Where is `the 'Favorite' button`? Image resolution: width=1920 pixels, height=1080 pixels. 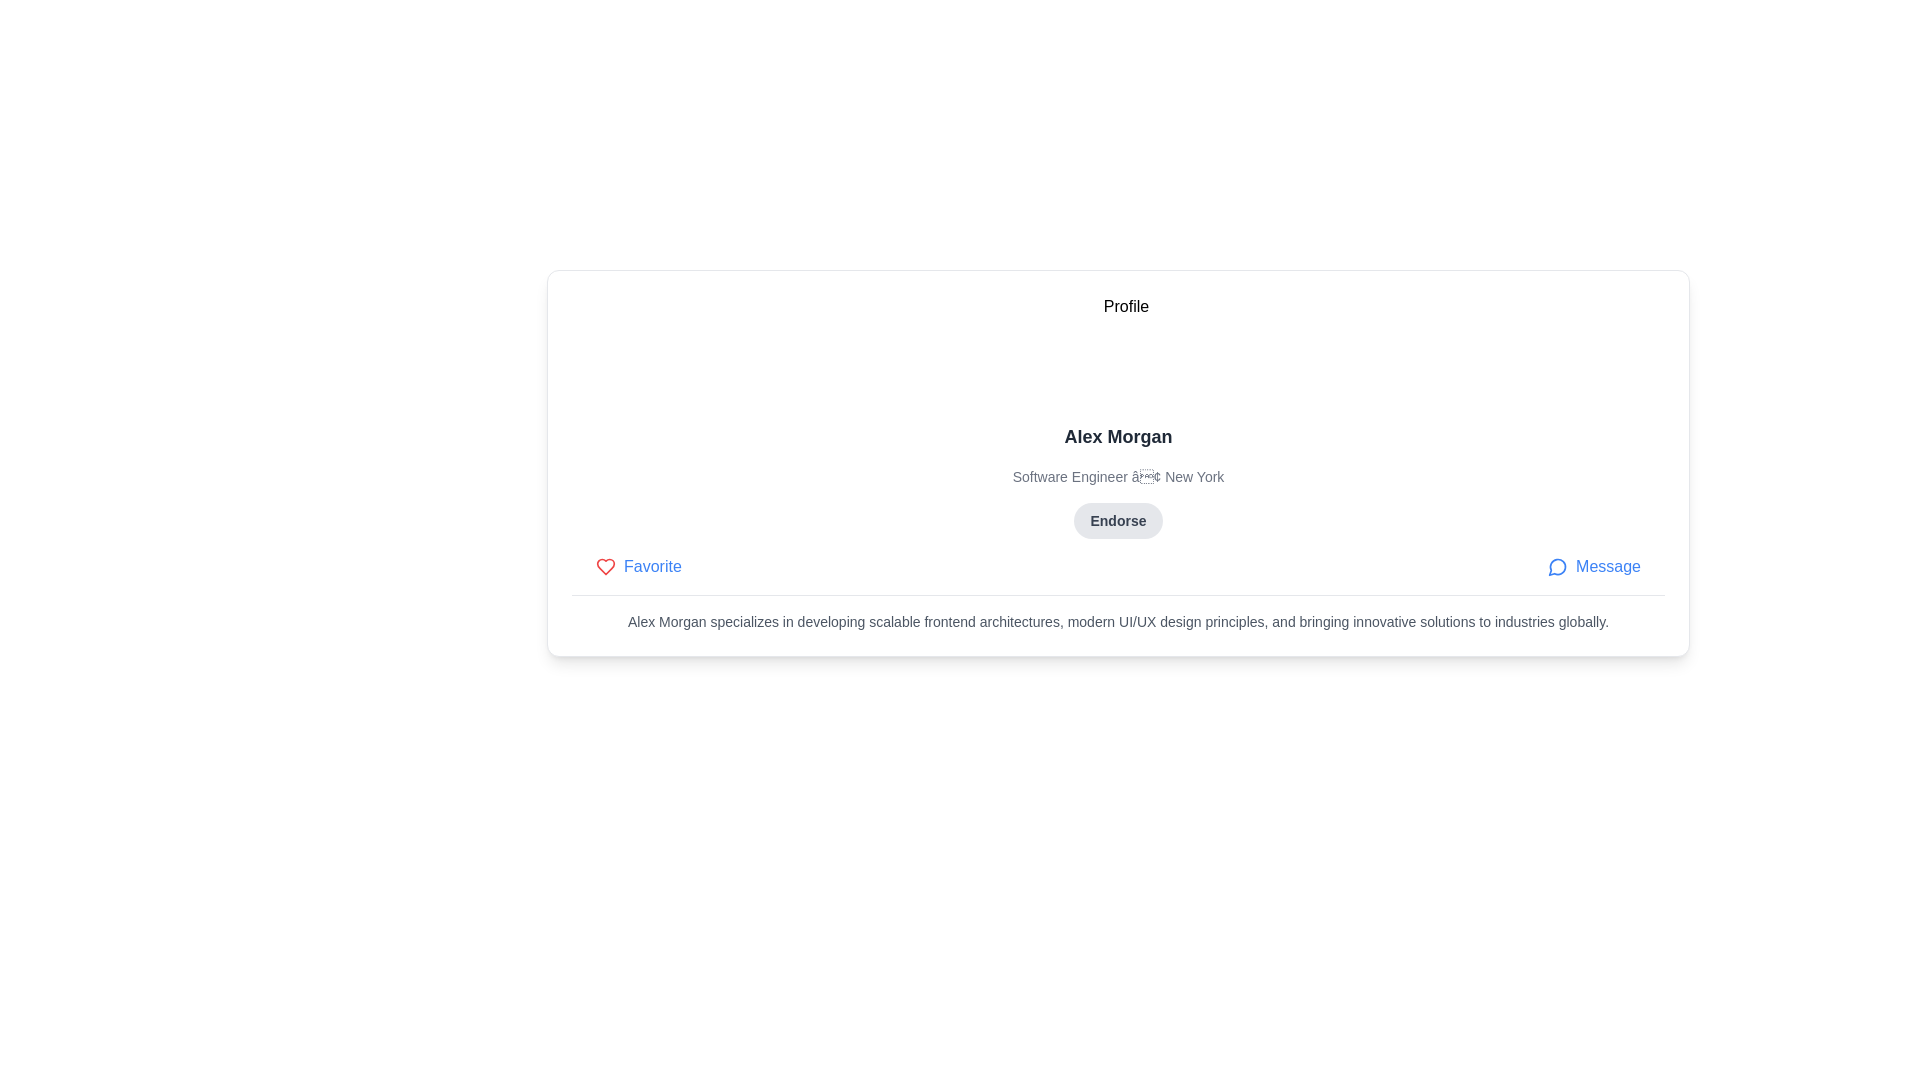
the 'Favorite' button is located at coordinates (637, 567).